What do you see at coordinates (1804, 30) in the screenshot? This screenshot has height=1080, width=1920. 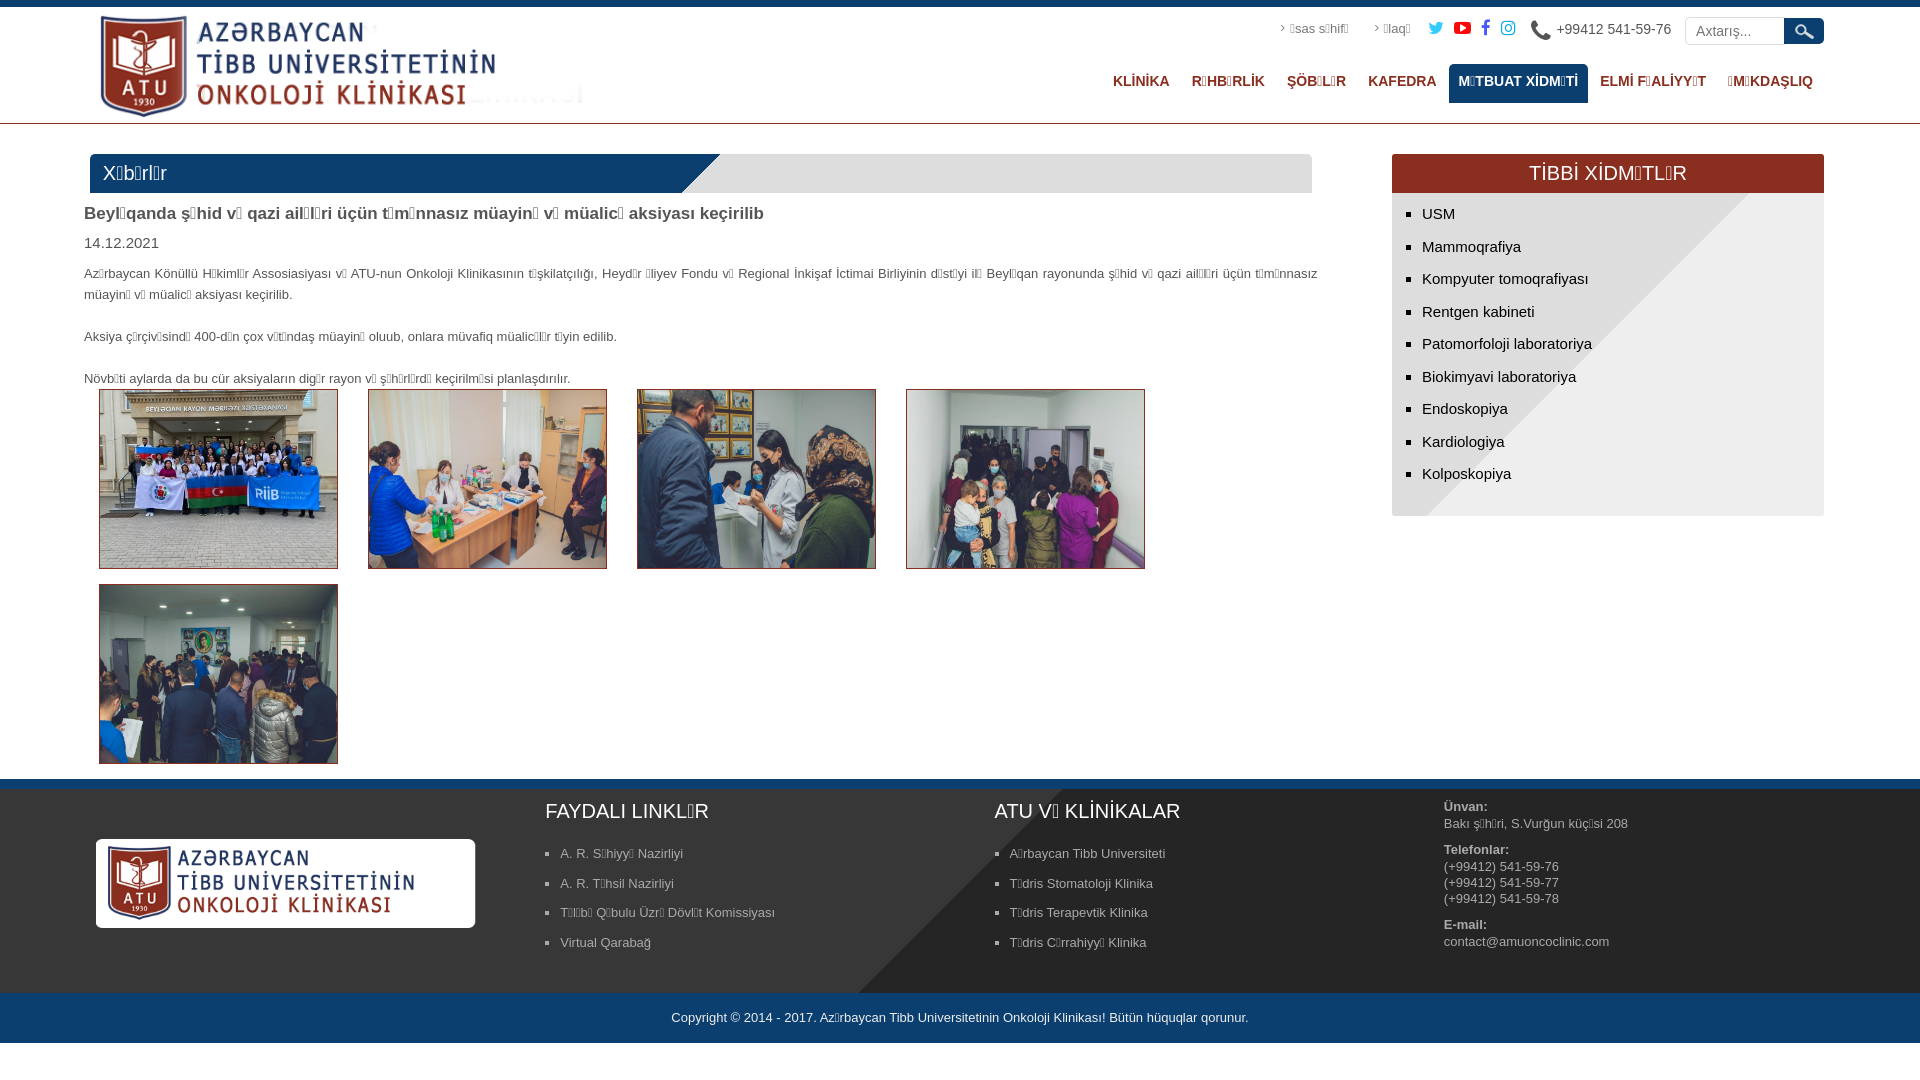 I see `'Search'` at bounding box center [1804, 30].